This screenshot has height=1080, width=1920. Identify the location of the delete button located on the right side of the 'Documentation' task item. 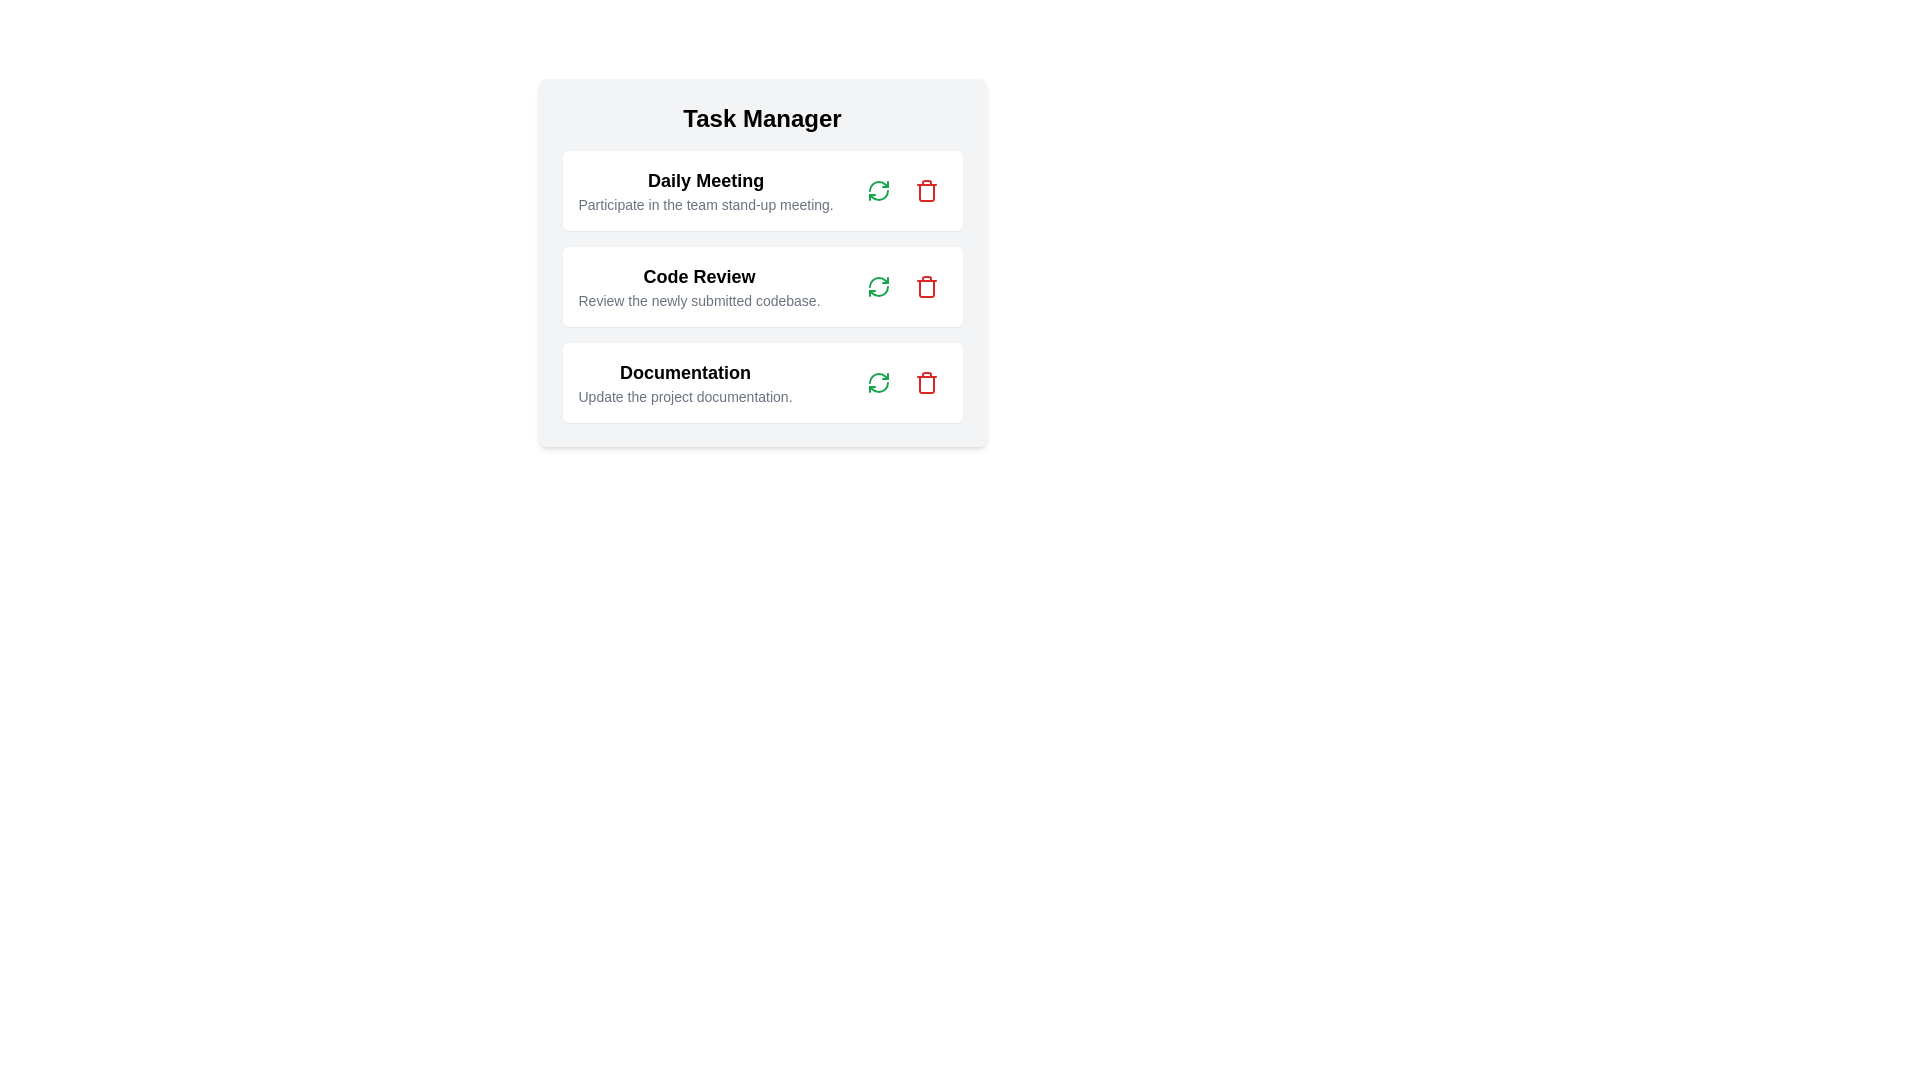
(925, 382).